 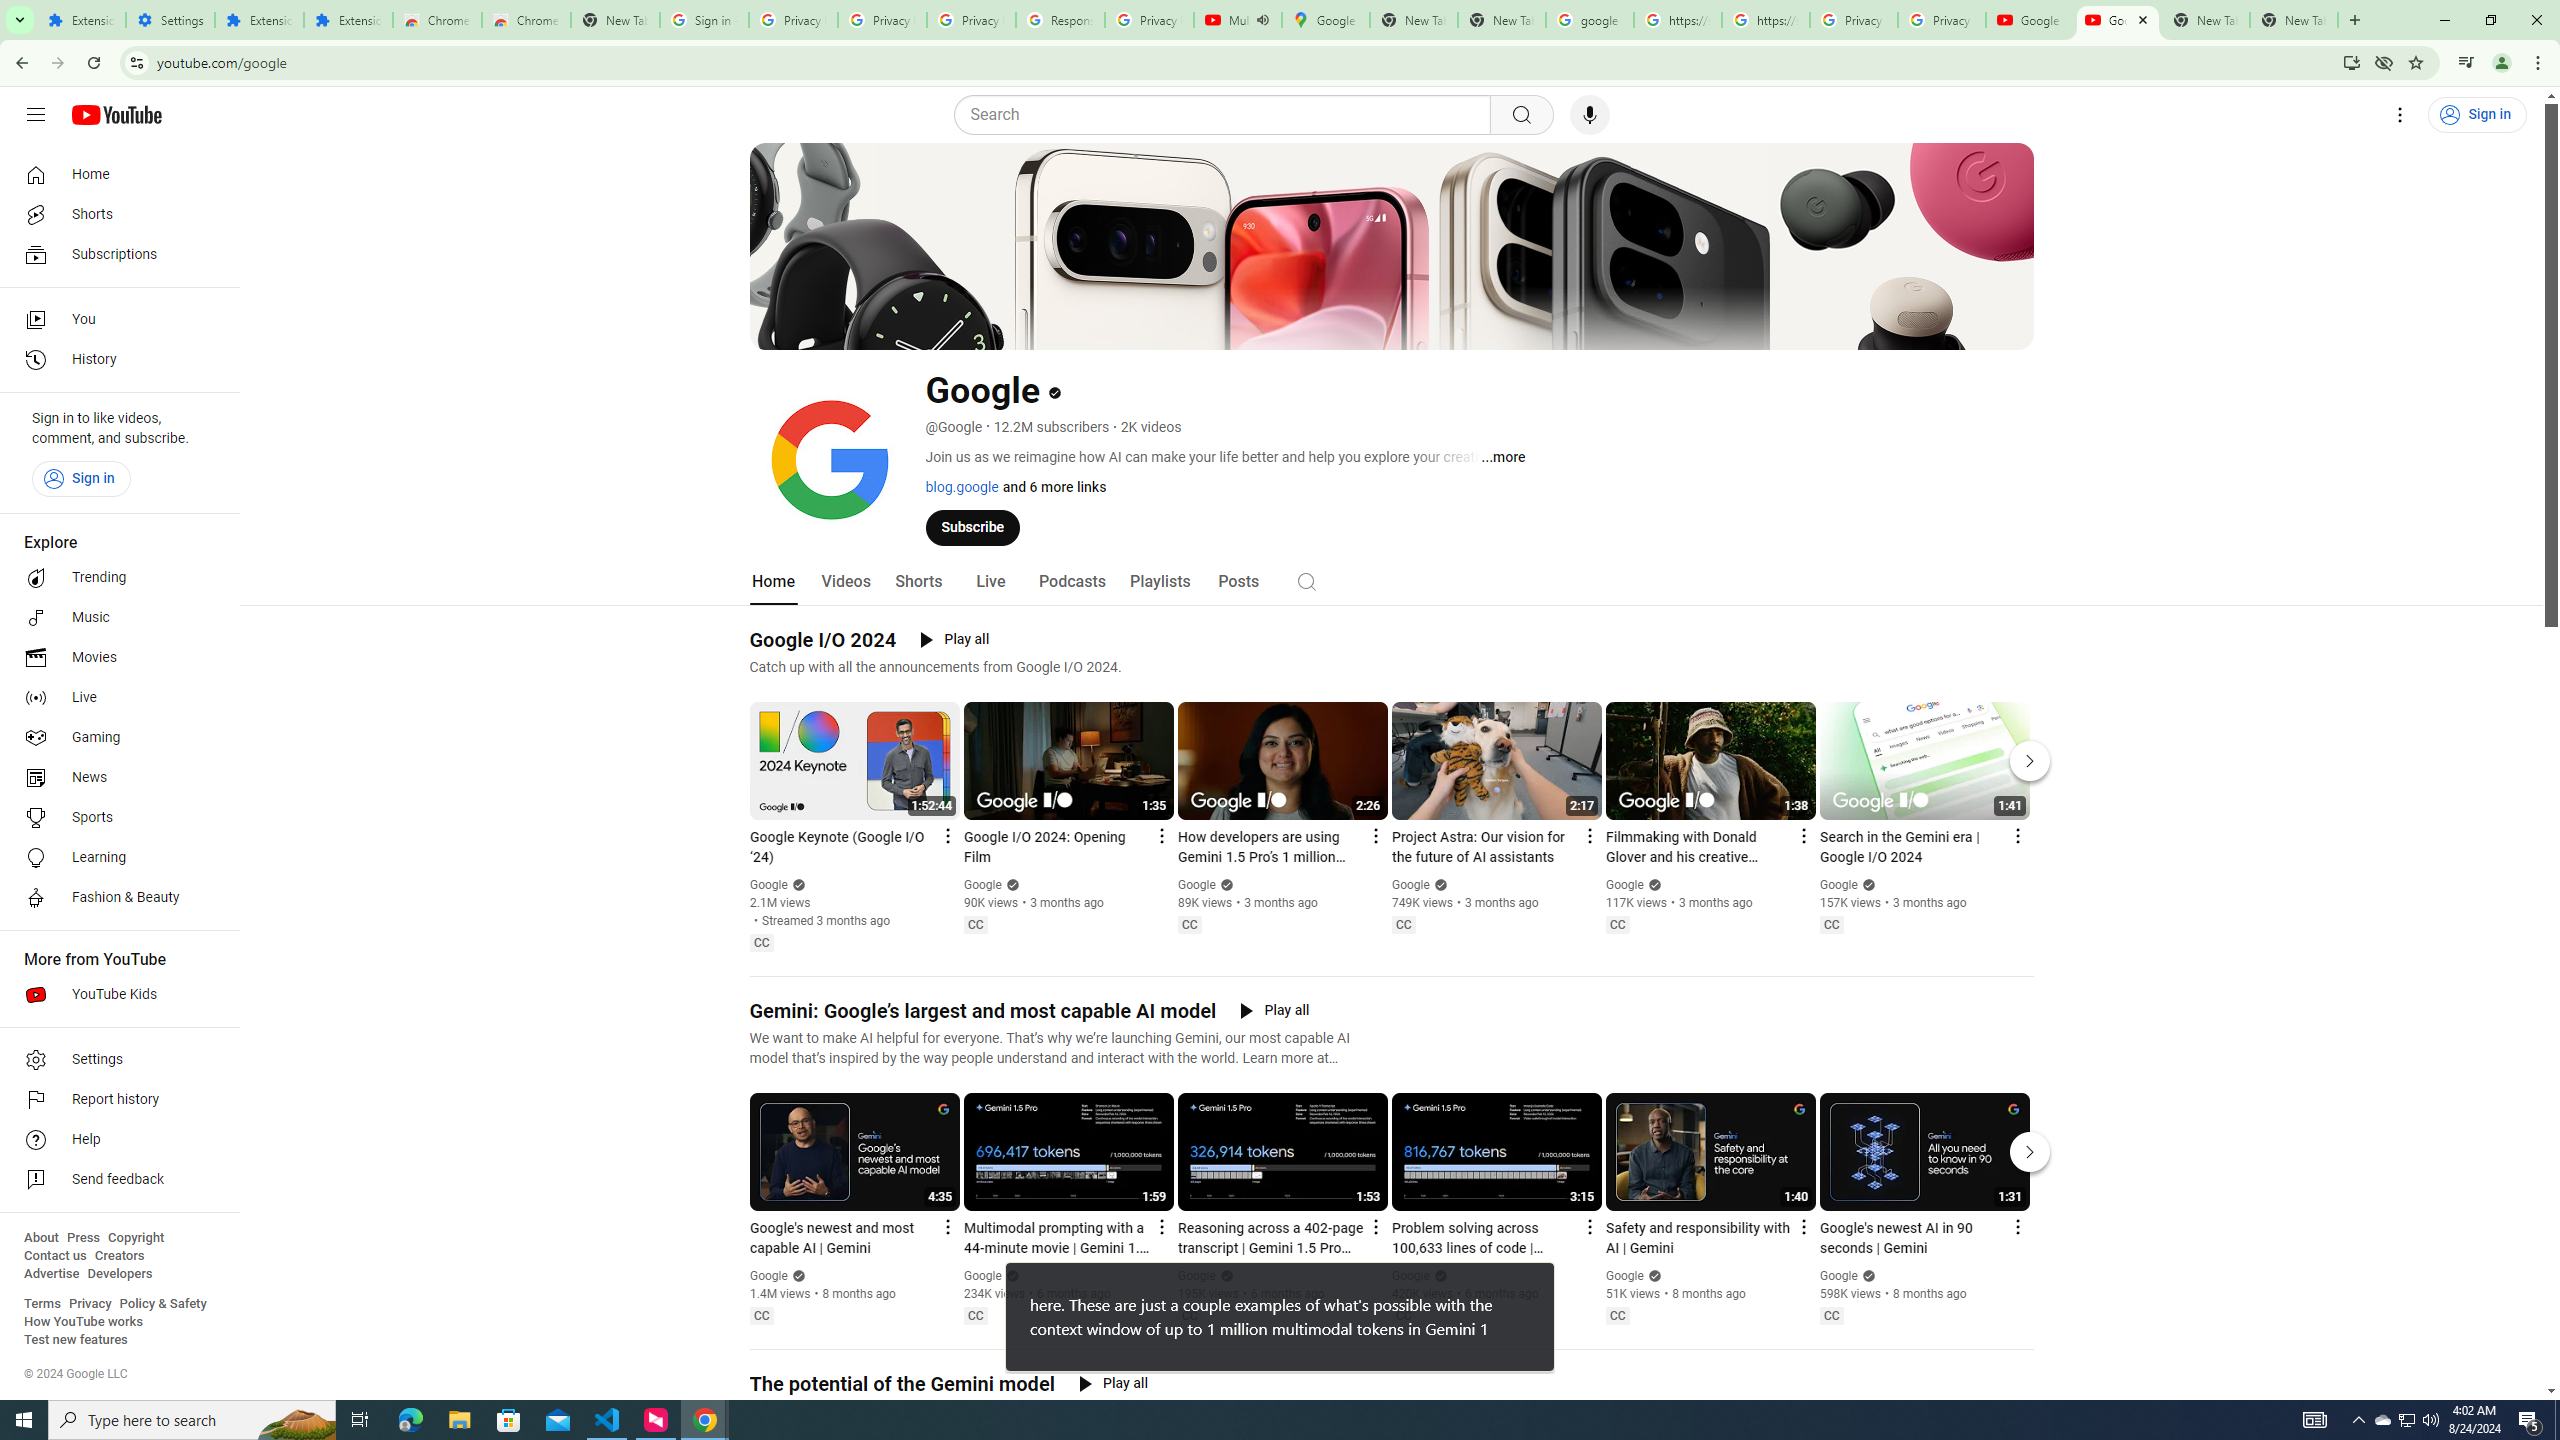 I want to click on 'Extensions', so click(x=347, y=19).